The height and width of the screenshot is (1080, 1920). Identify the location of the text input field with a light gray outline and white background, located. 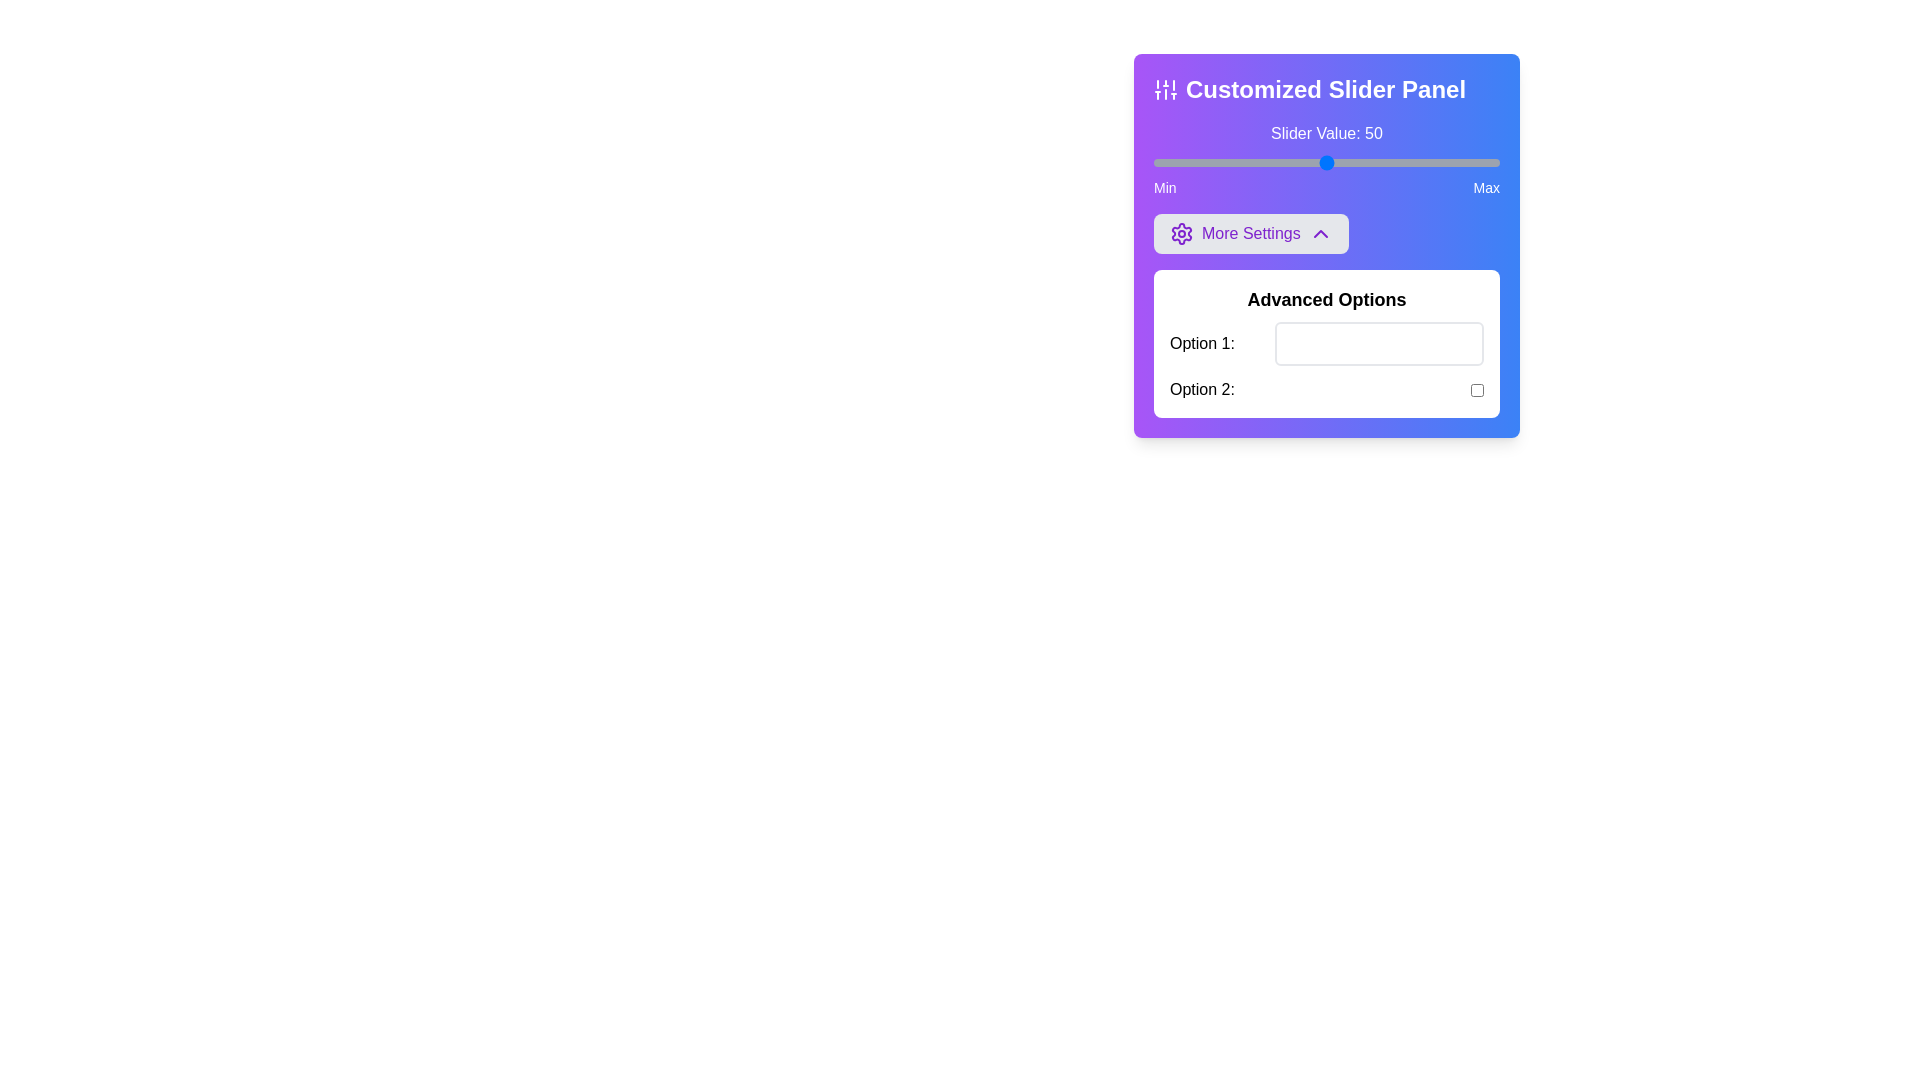
(1378, 342).